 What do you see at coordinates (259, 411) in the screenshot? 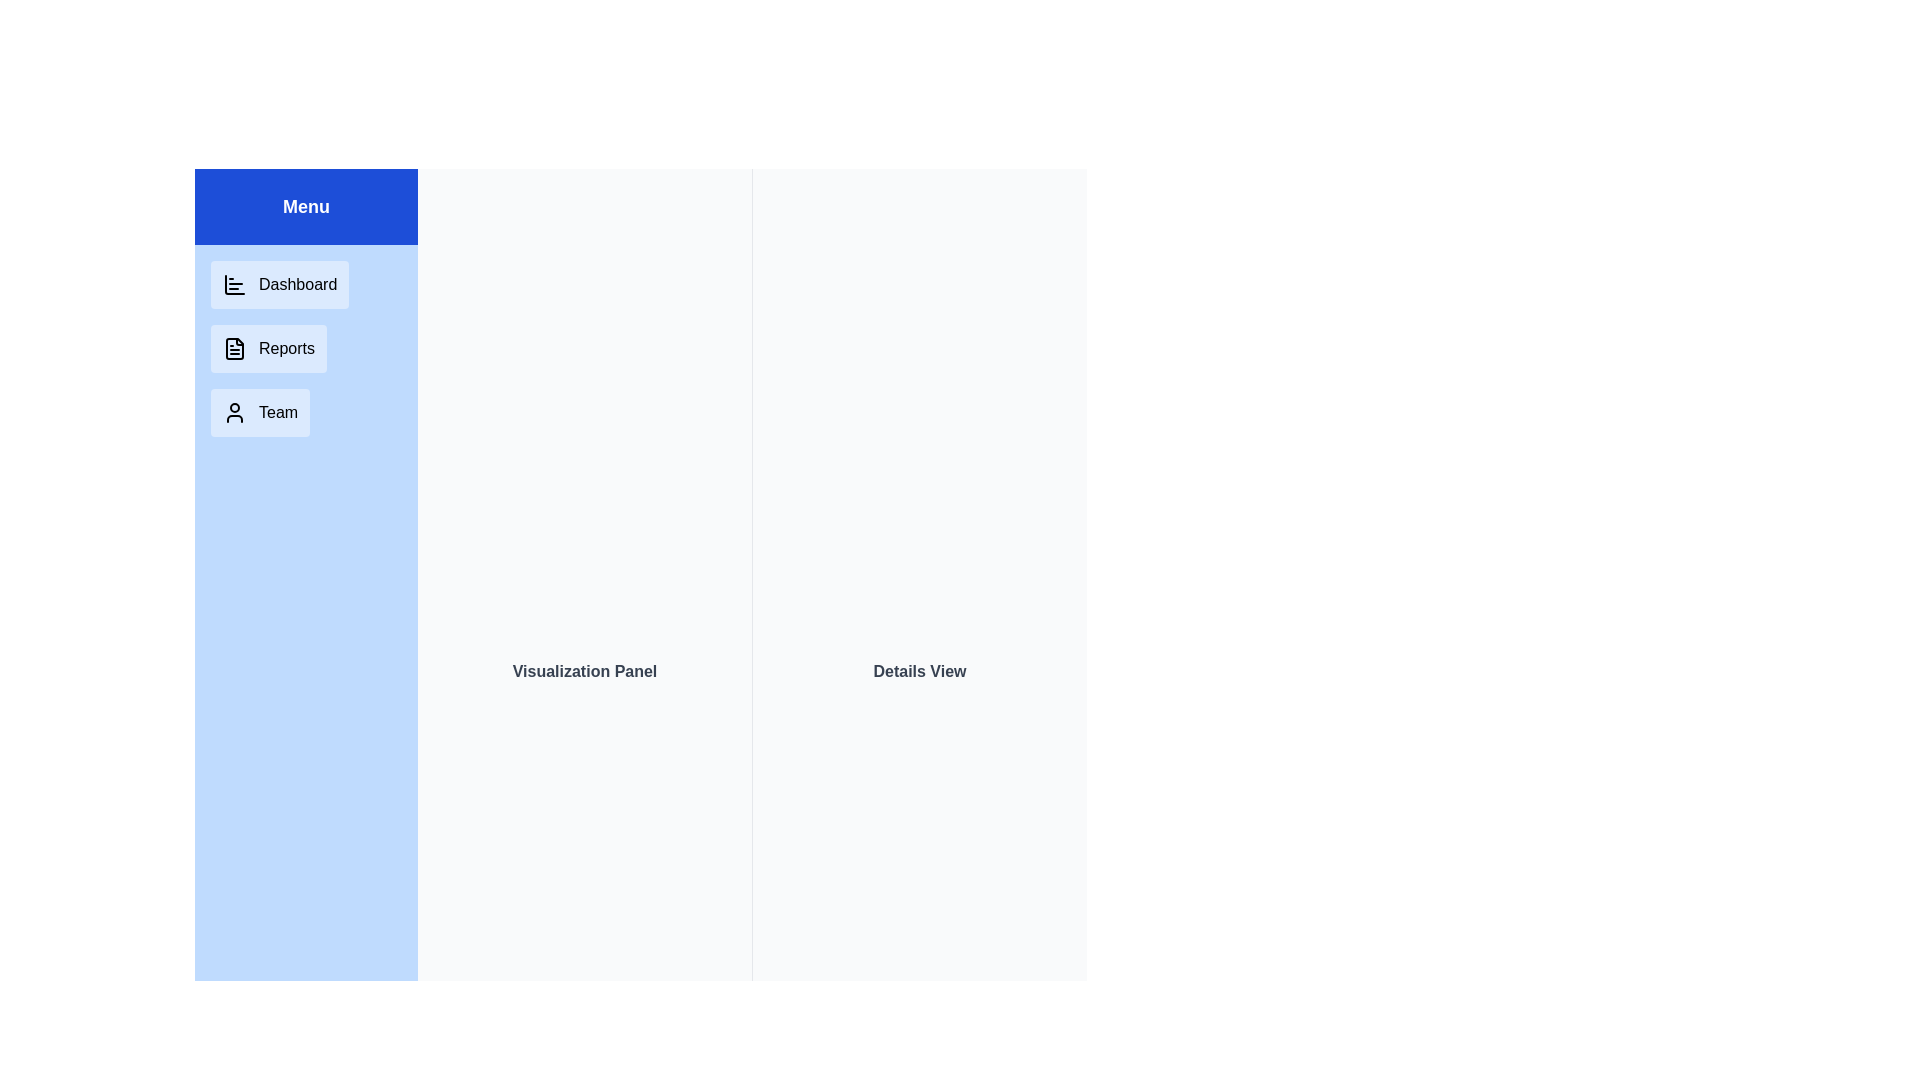
I see `the 'Team' navigation button located in the vertical menu, which is the third item below the 'Reports' button, to observe its hover effects` at bounding box center [259, 411].